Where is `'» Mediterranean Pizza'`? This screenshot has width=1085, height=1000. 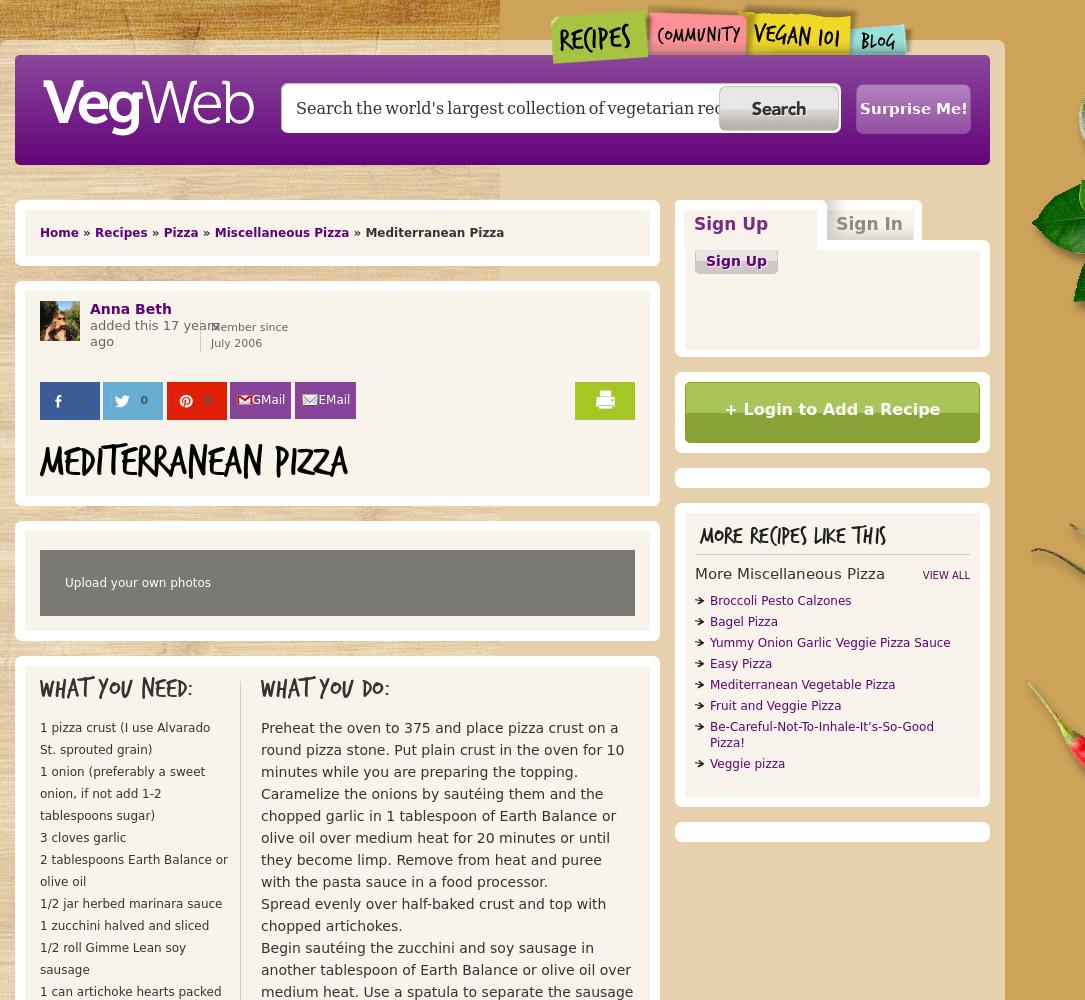
'» Mediterranean Pizza' is located at coordinates (425, 232).